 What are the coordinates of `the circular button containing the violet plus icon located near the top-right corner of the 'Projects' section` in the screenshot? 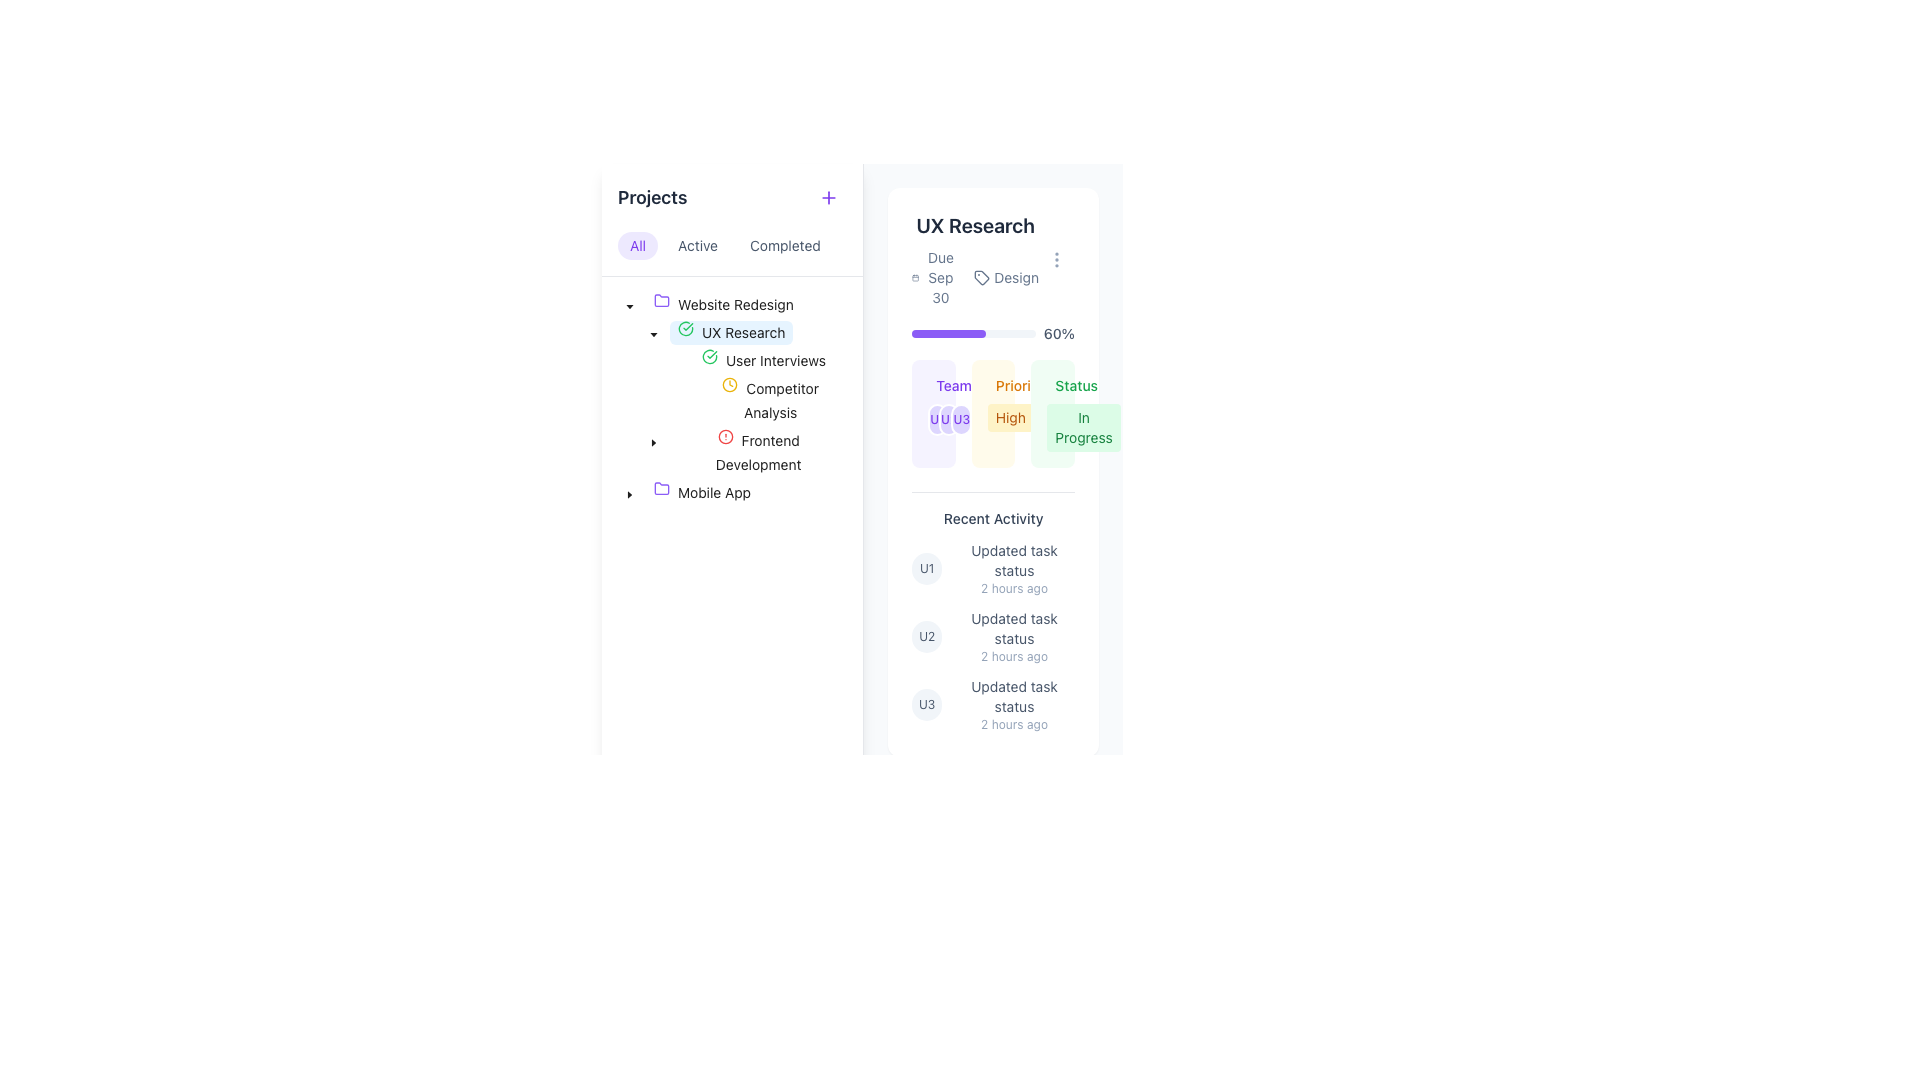 It's located at (829, 197).